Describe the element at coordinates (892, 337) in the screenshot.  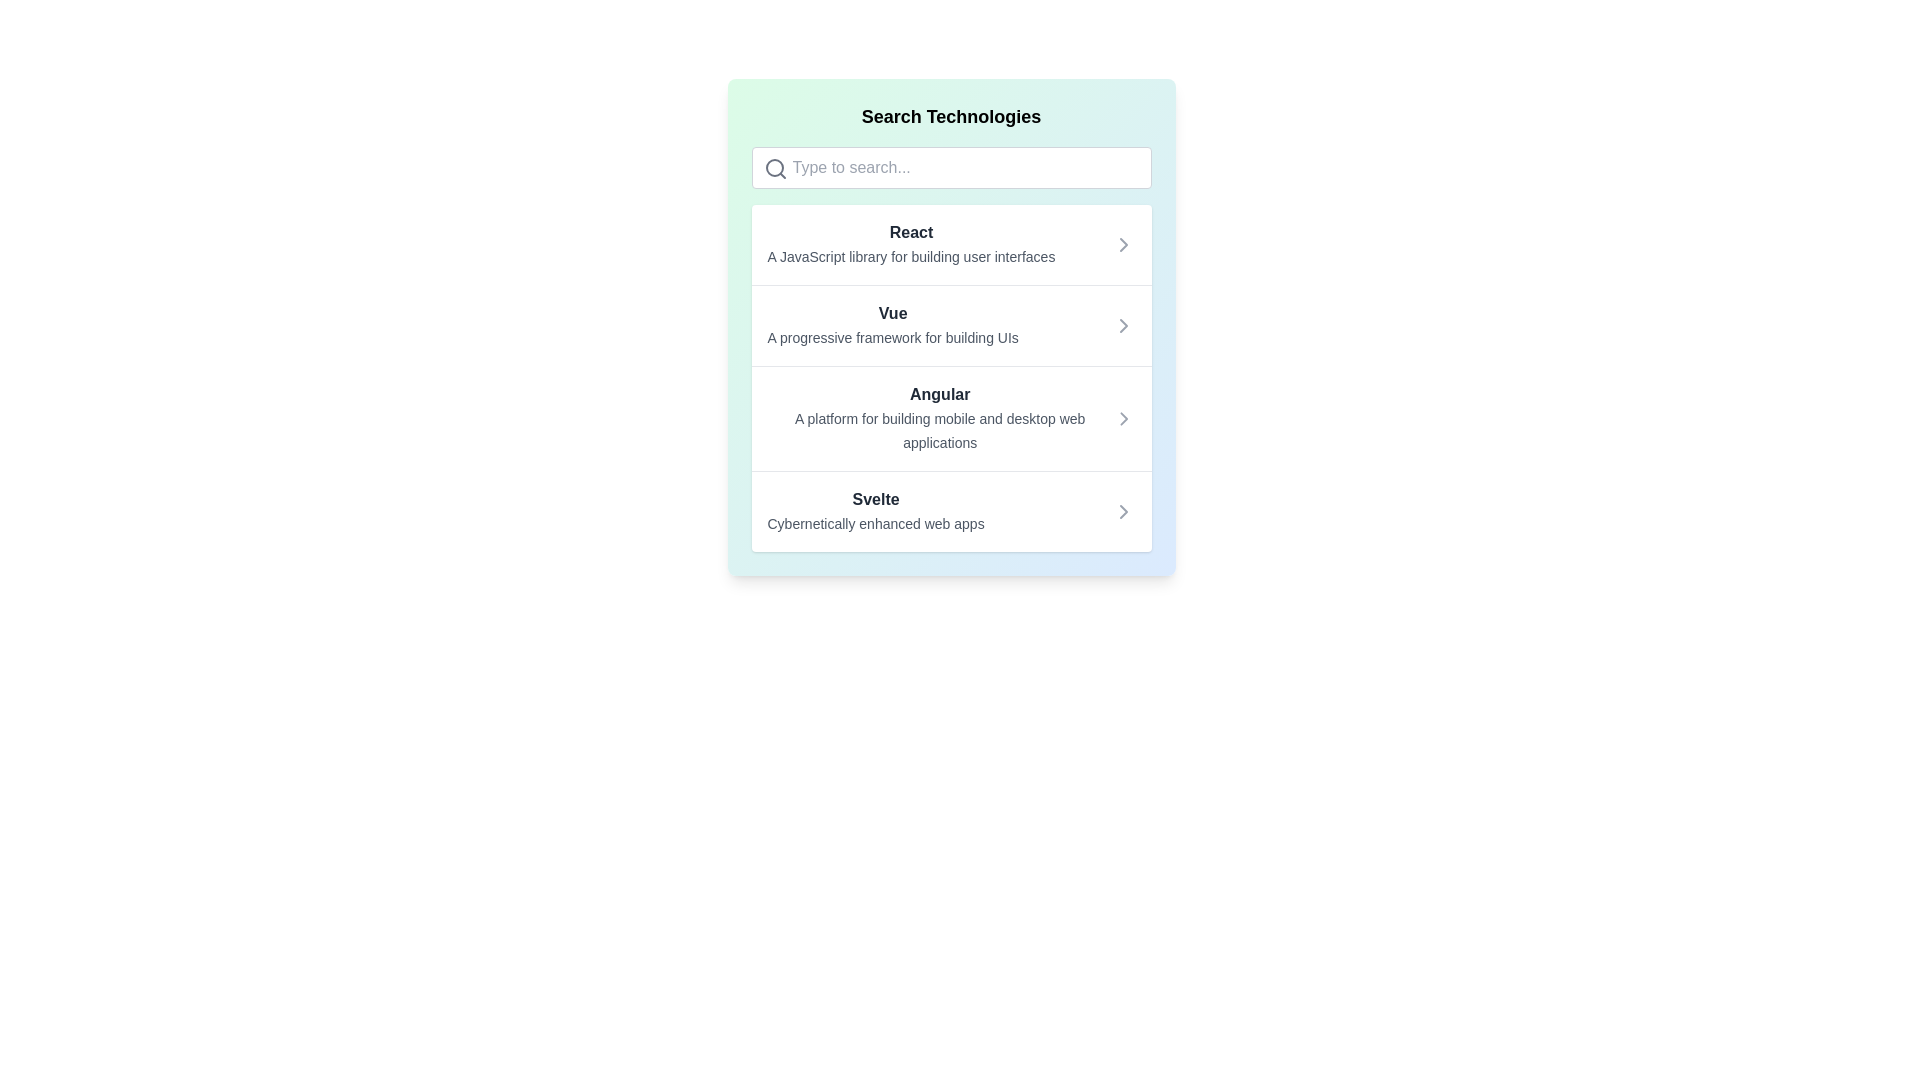
I see `the static text label that says 'A progressive framework for building UIs', which is located below the title 'Vue' in the list of technologies` at that location.